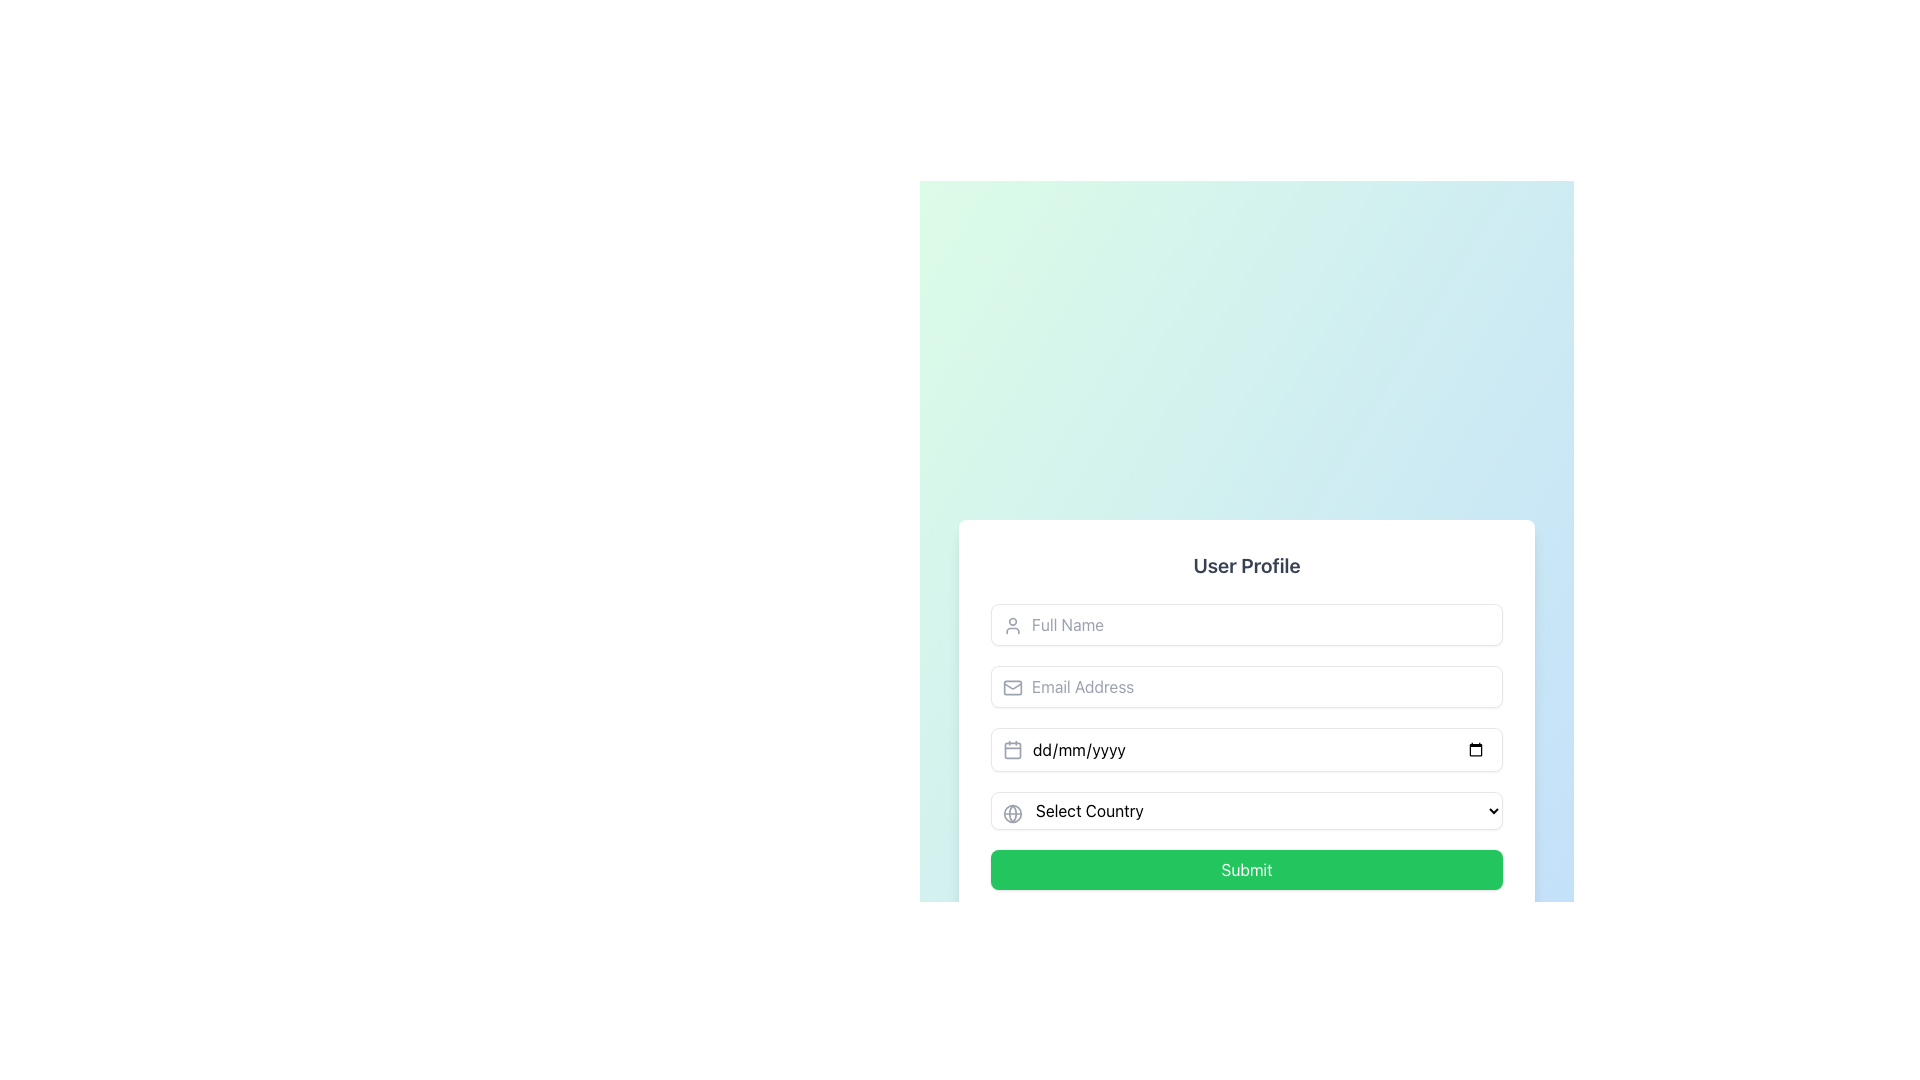 This screenshot has width=1920, height=1080. What do you see at coordinates (1012, 813) in the screenshot?
I see `the icon representing the 'Select Country' field, which is located to the left of the dropdown input` at bounding box center [1012, 813].